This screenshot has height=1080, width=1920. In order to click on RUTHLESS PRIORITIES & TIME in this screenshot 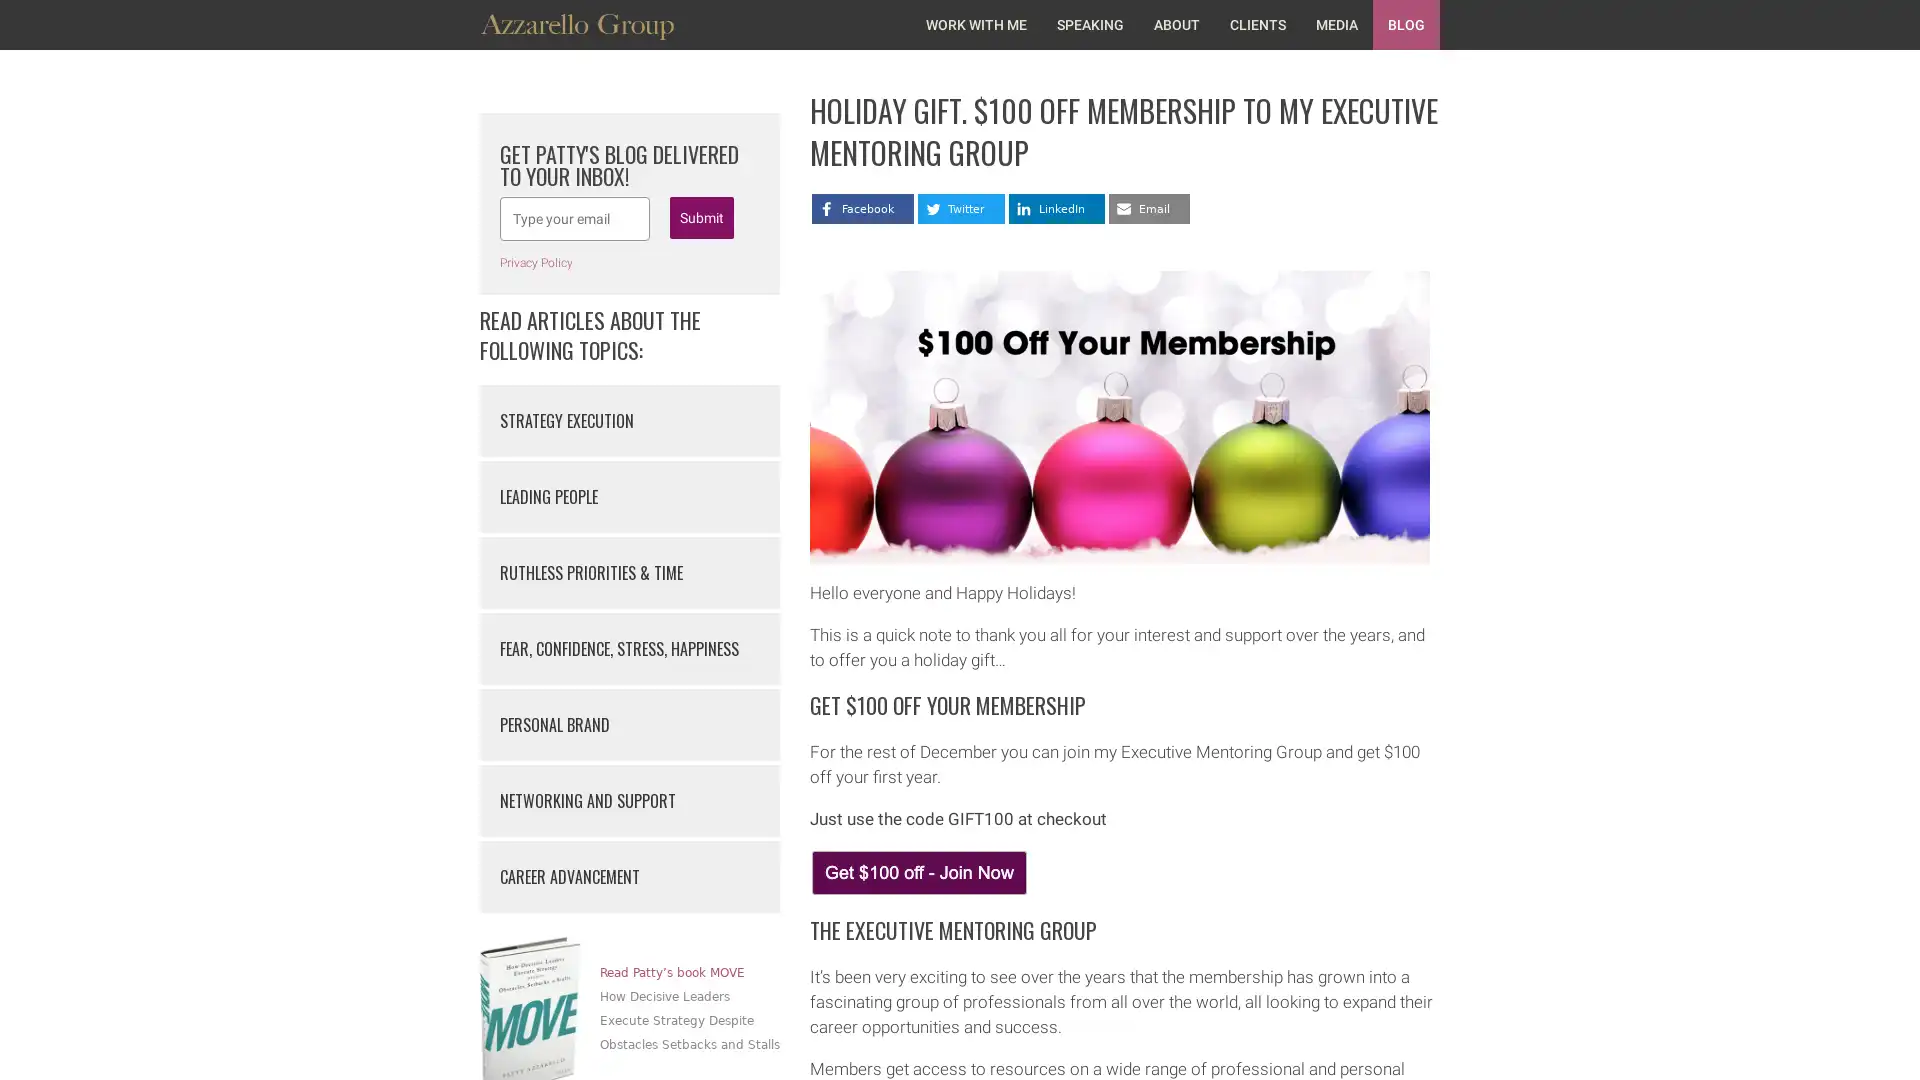, I will do `click(628, 573)`.